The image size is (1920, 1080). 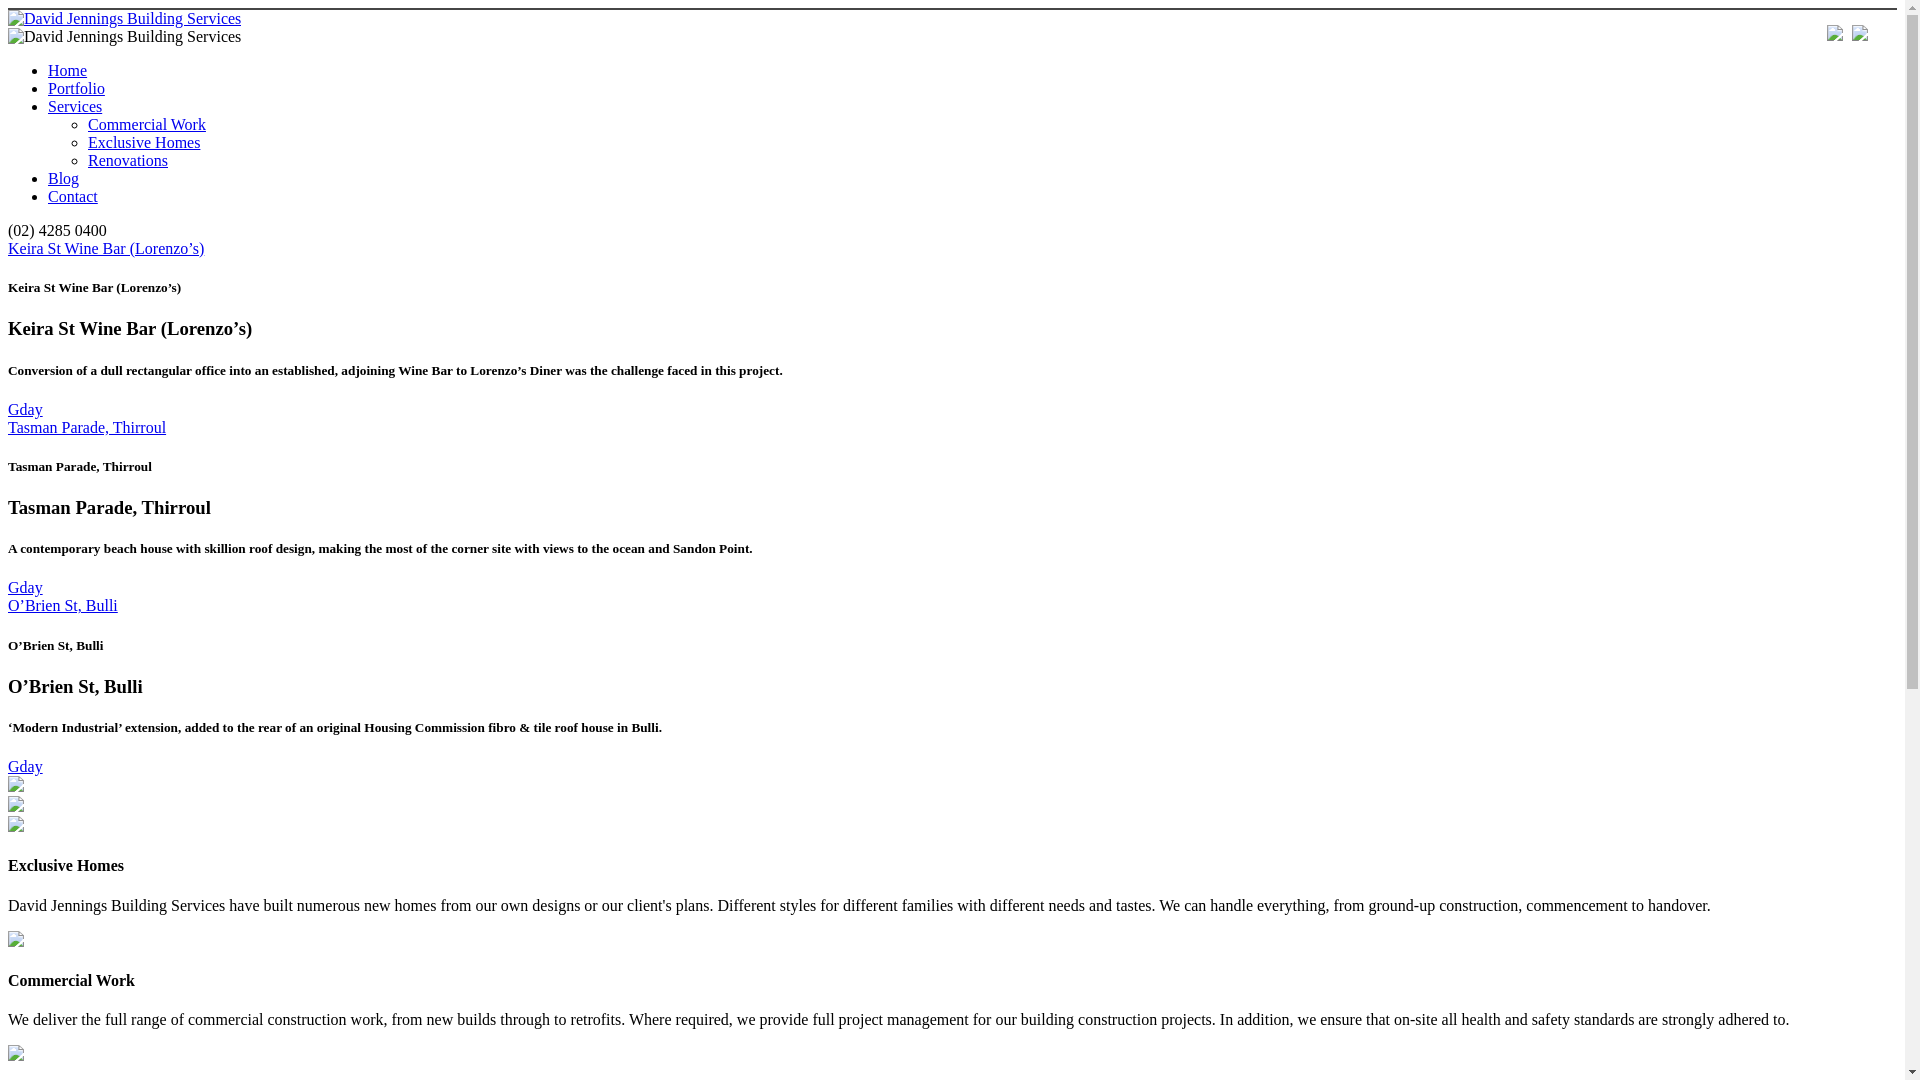 What do you see at coordinates (25, 765) in the screenshot?
I see `'Gday'` at bounding box center [25, 765].